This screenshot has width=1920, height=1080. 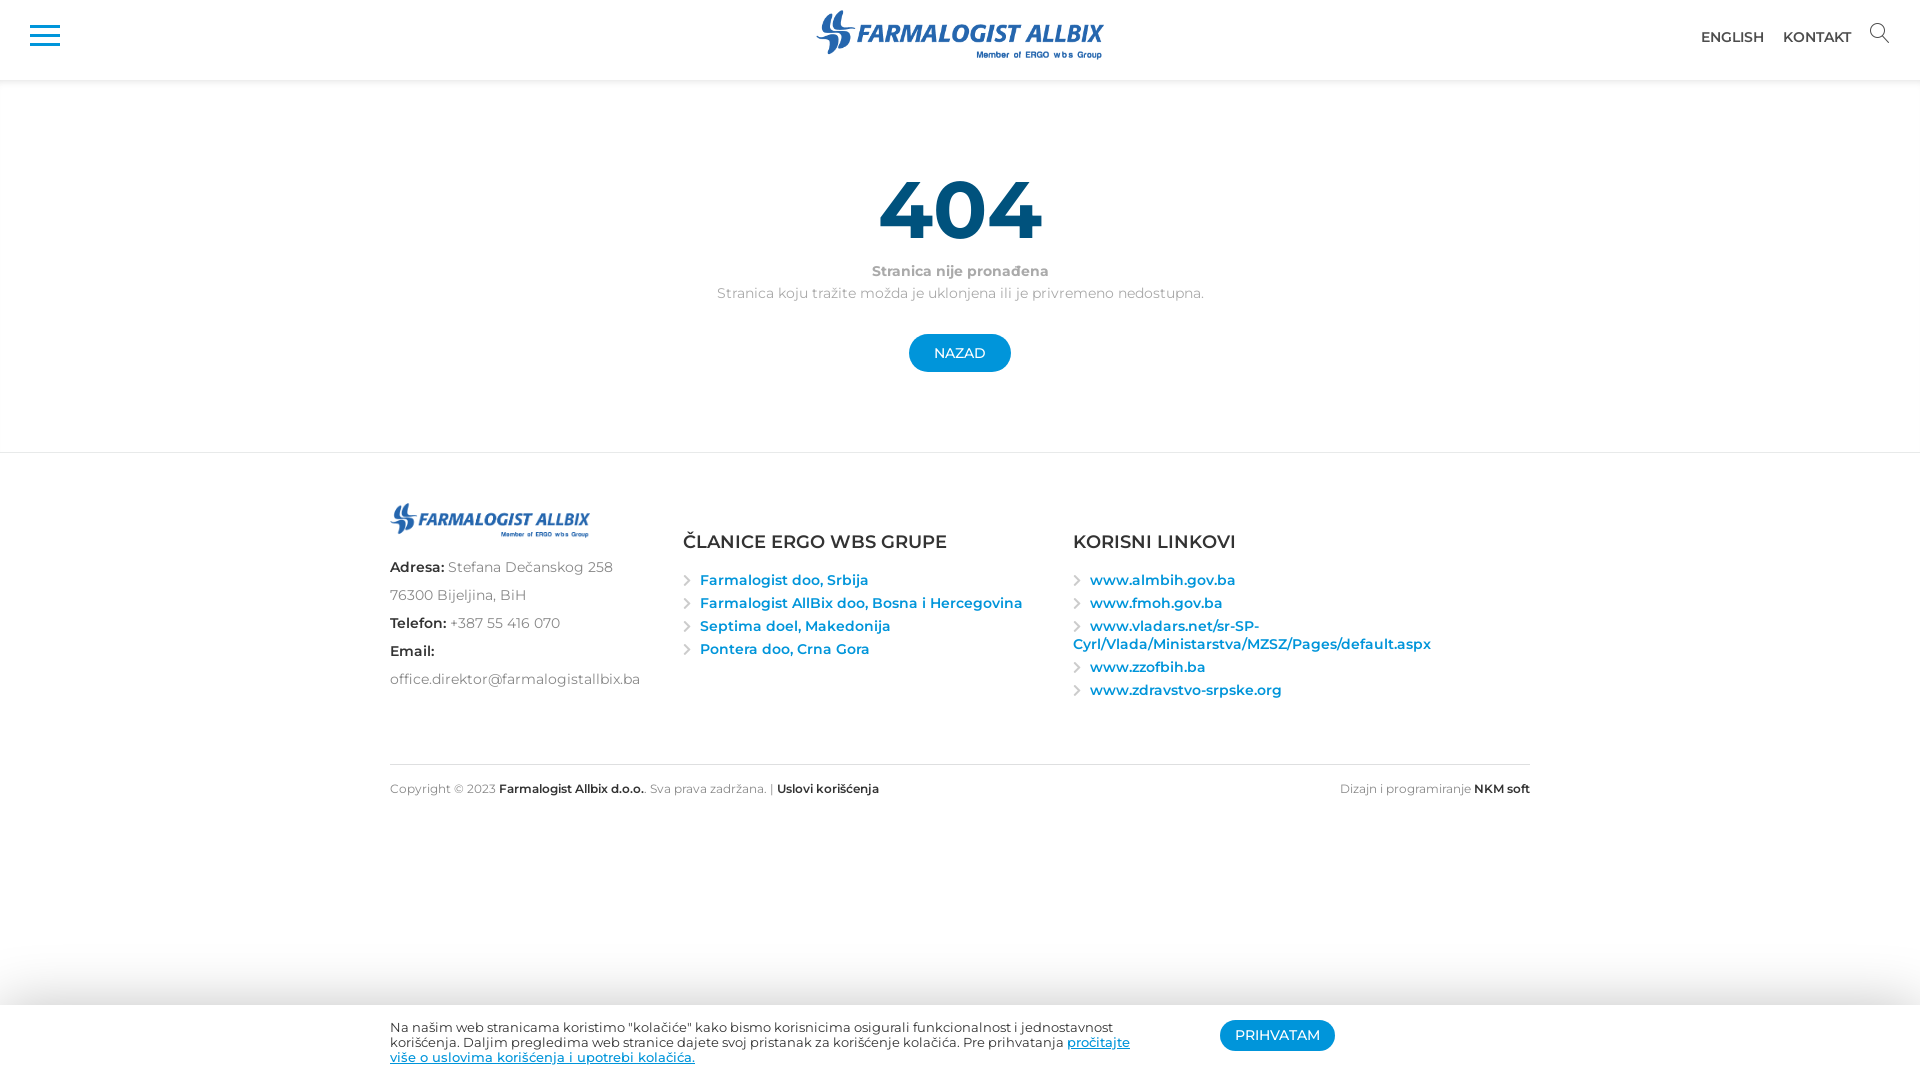 I want to click on 'NAZAD', so click(x=960, y=352).